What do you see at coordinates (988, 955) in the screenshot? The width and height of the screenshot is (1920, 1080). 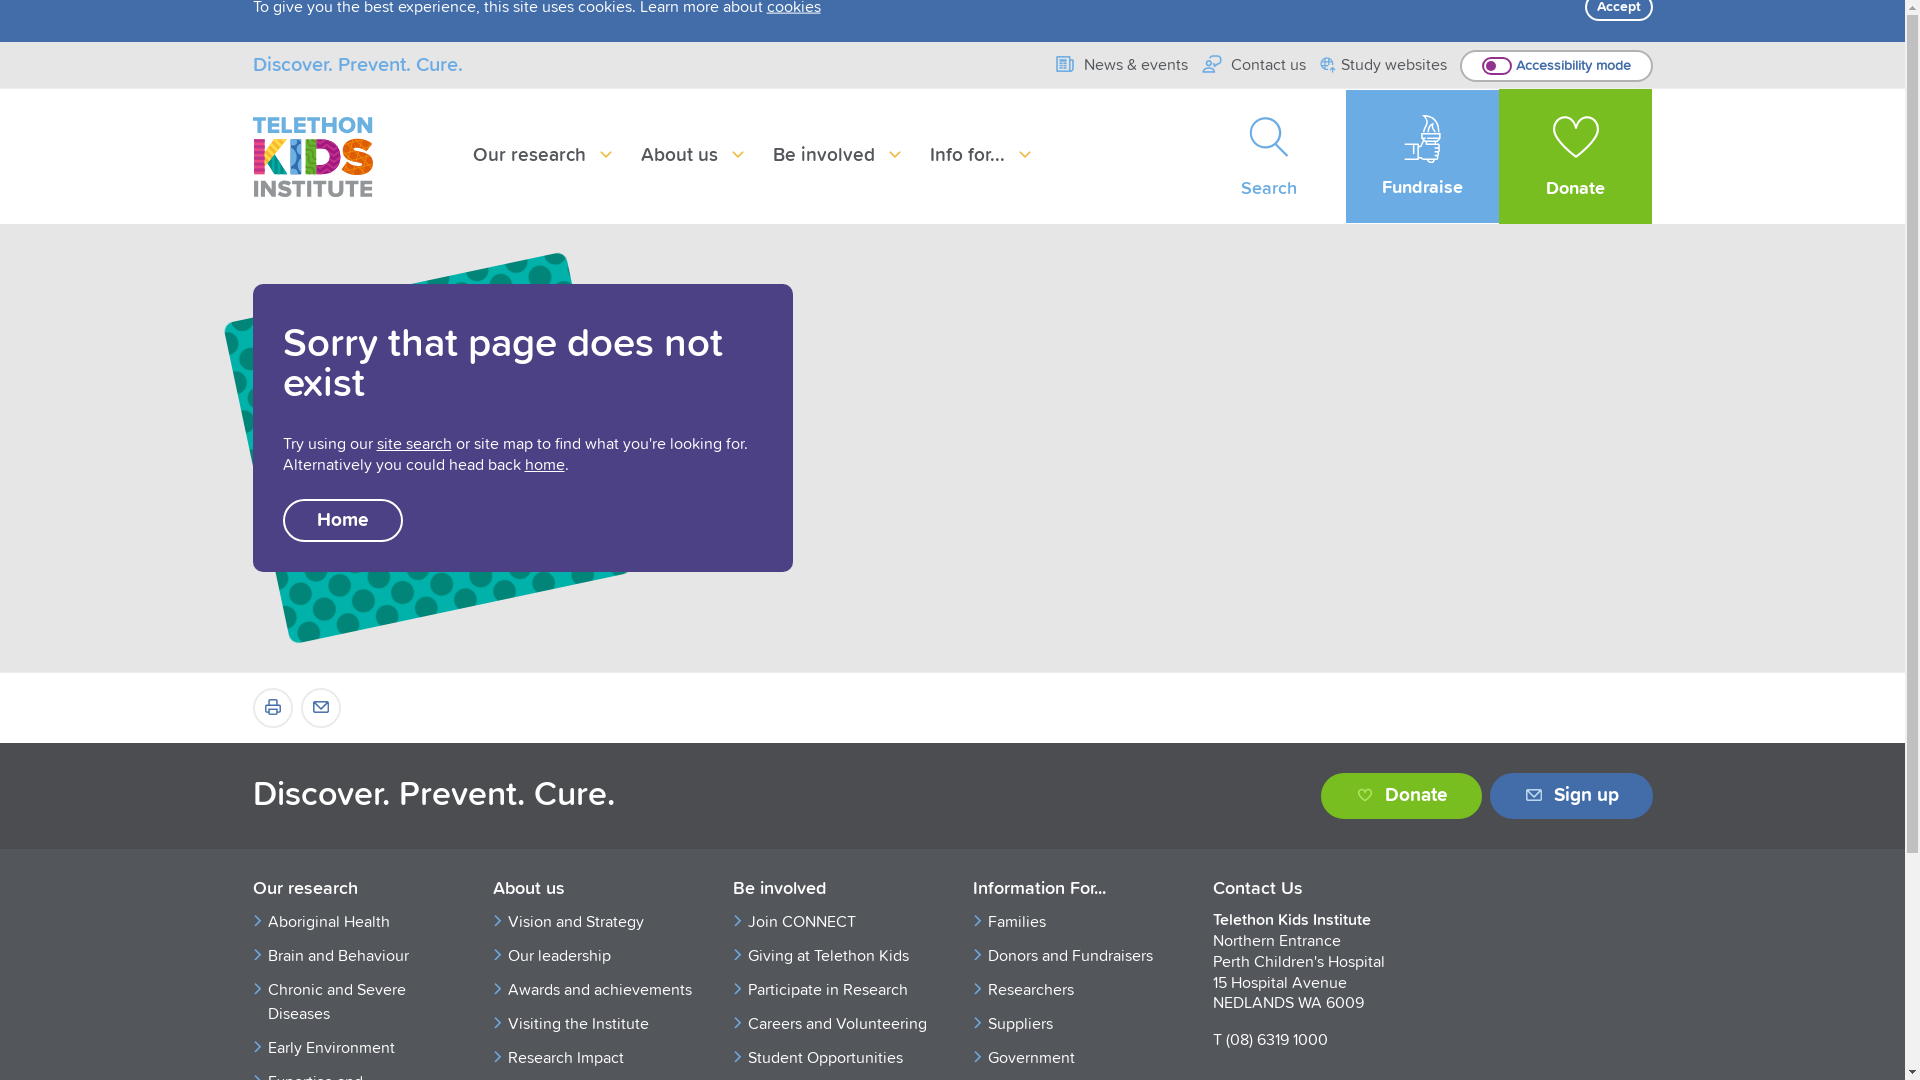 I see `'Donors and Fundraisers'` at bounding box center [988, 955].